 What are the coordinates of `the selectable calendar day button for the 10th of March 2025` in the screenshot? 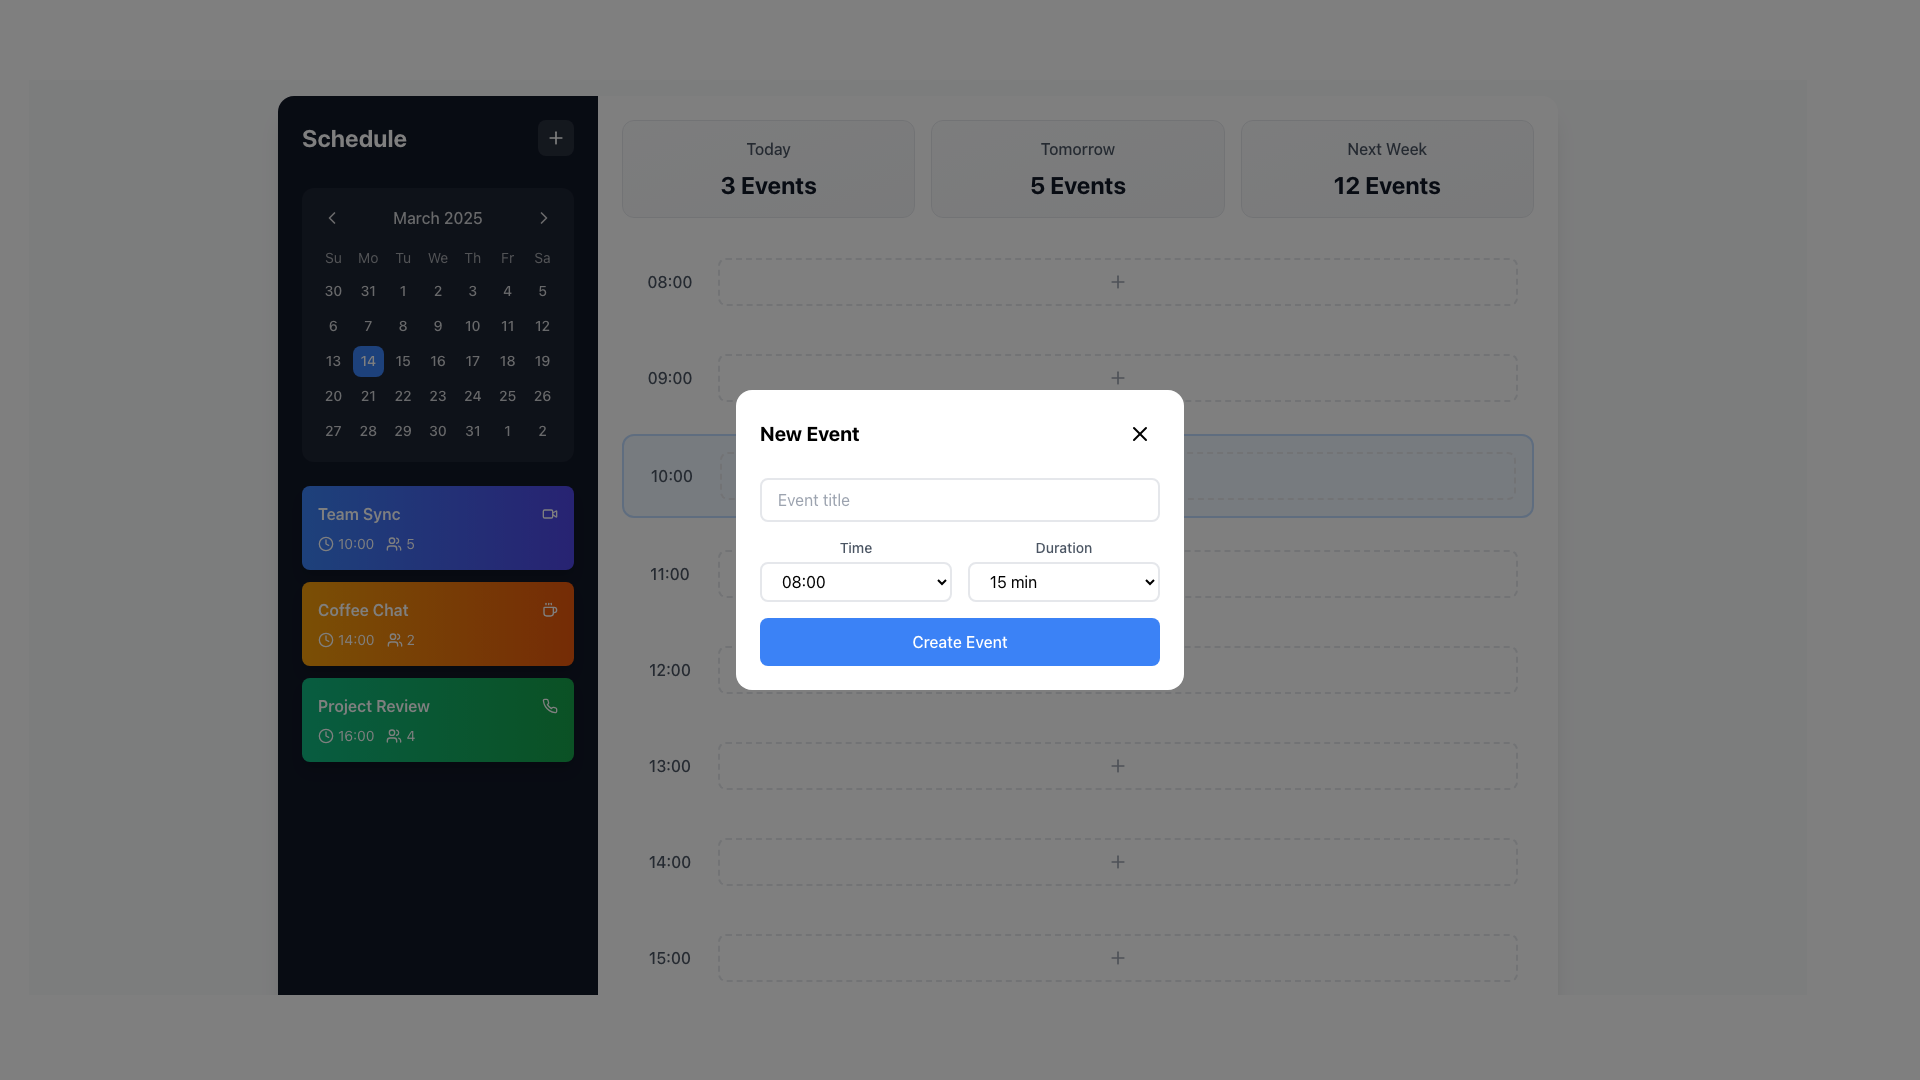 It's located at (471, 325).